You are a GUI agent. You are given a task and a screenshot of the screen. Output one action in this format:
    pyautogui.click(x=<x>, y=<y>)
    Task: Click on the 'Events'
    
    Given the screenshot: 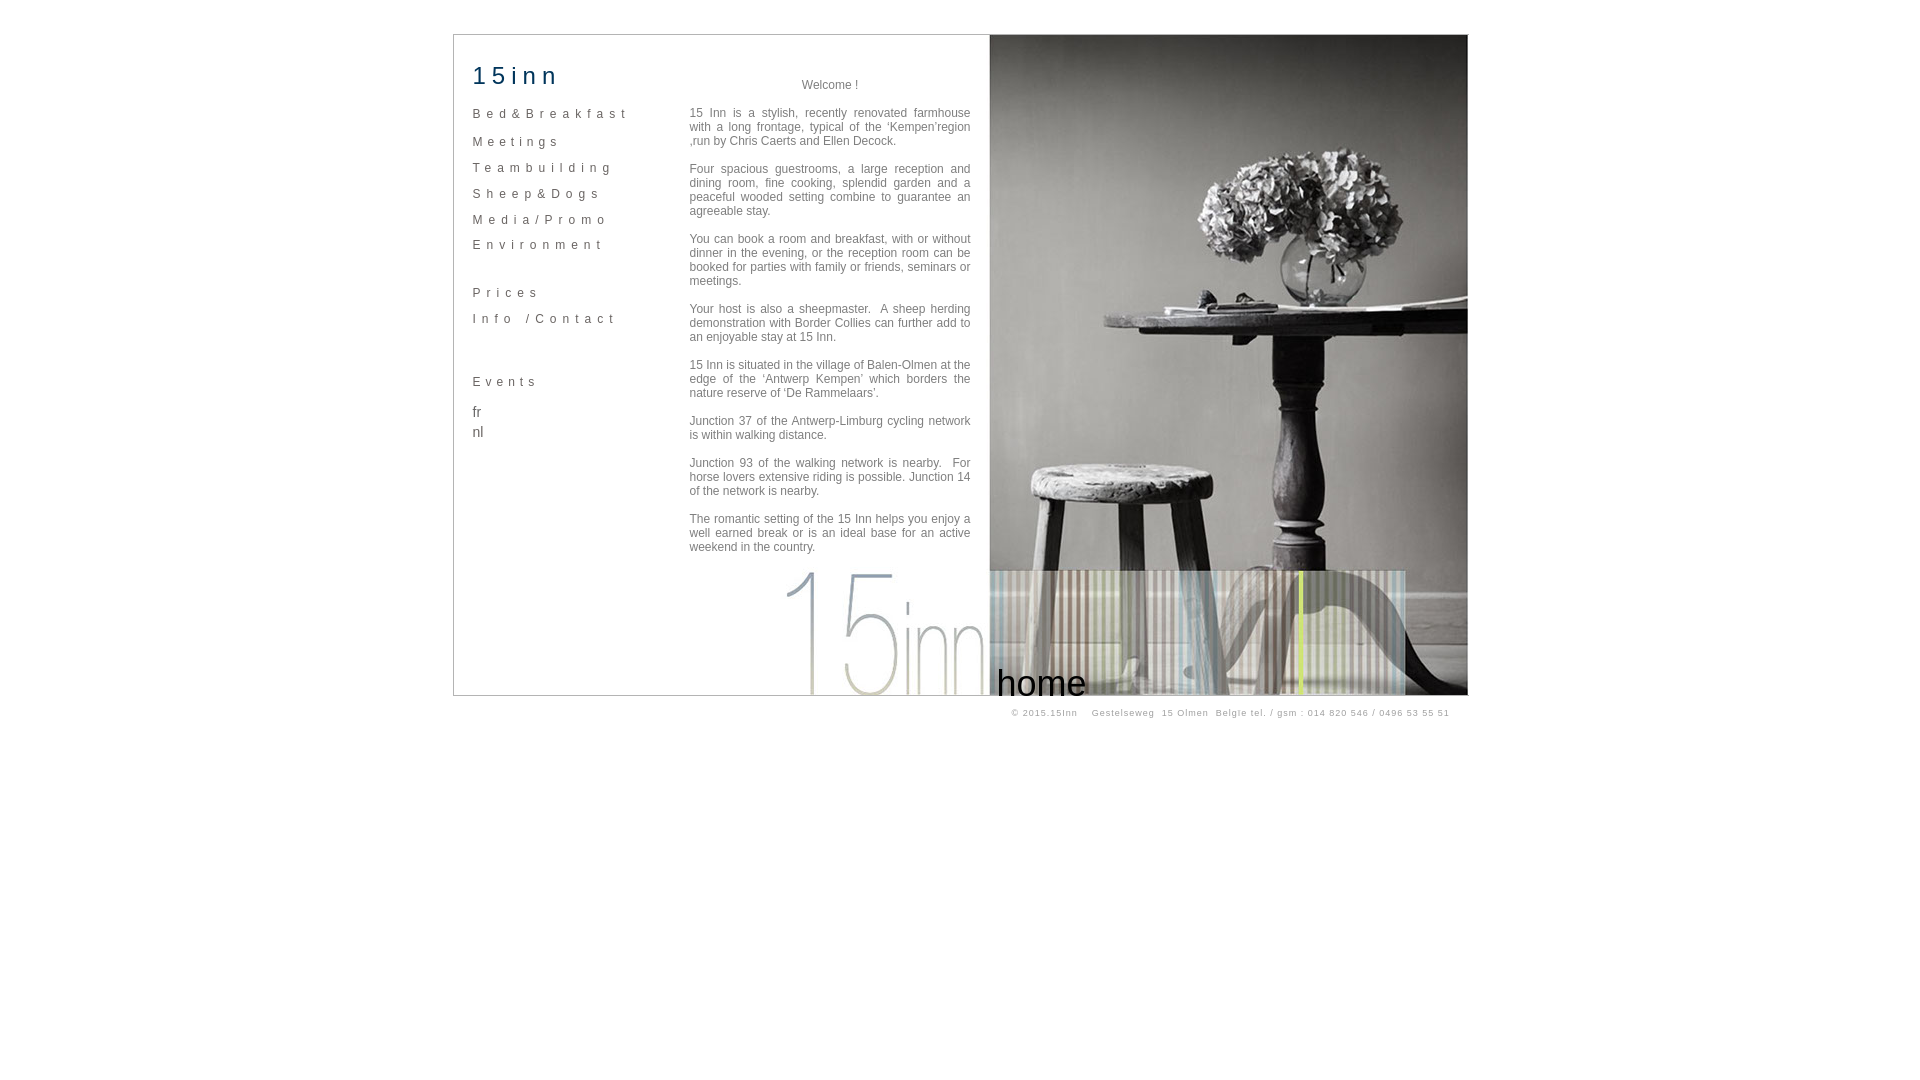 What is the action you would take?
    pyautogui.click(x=505, y=381)
    